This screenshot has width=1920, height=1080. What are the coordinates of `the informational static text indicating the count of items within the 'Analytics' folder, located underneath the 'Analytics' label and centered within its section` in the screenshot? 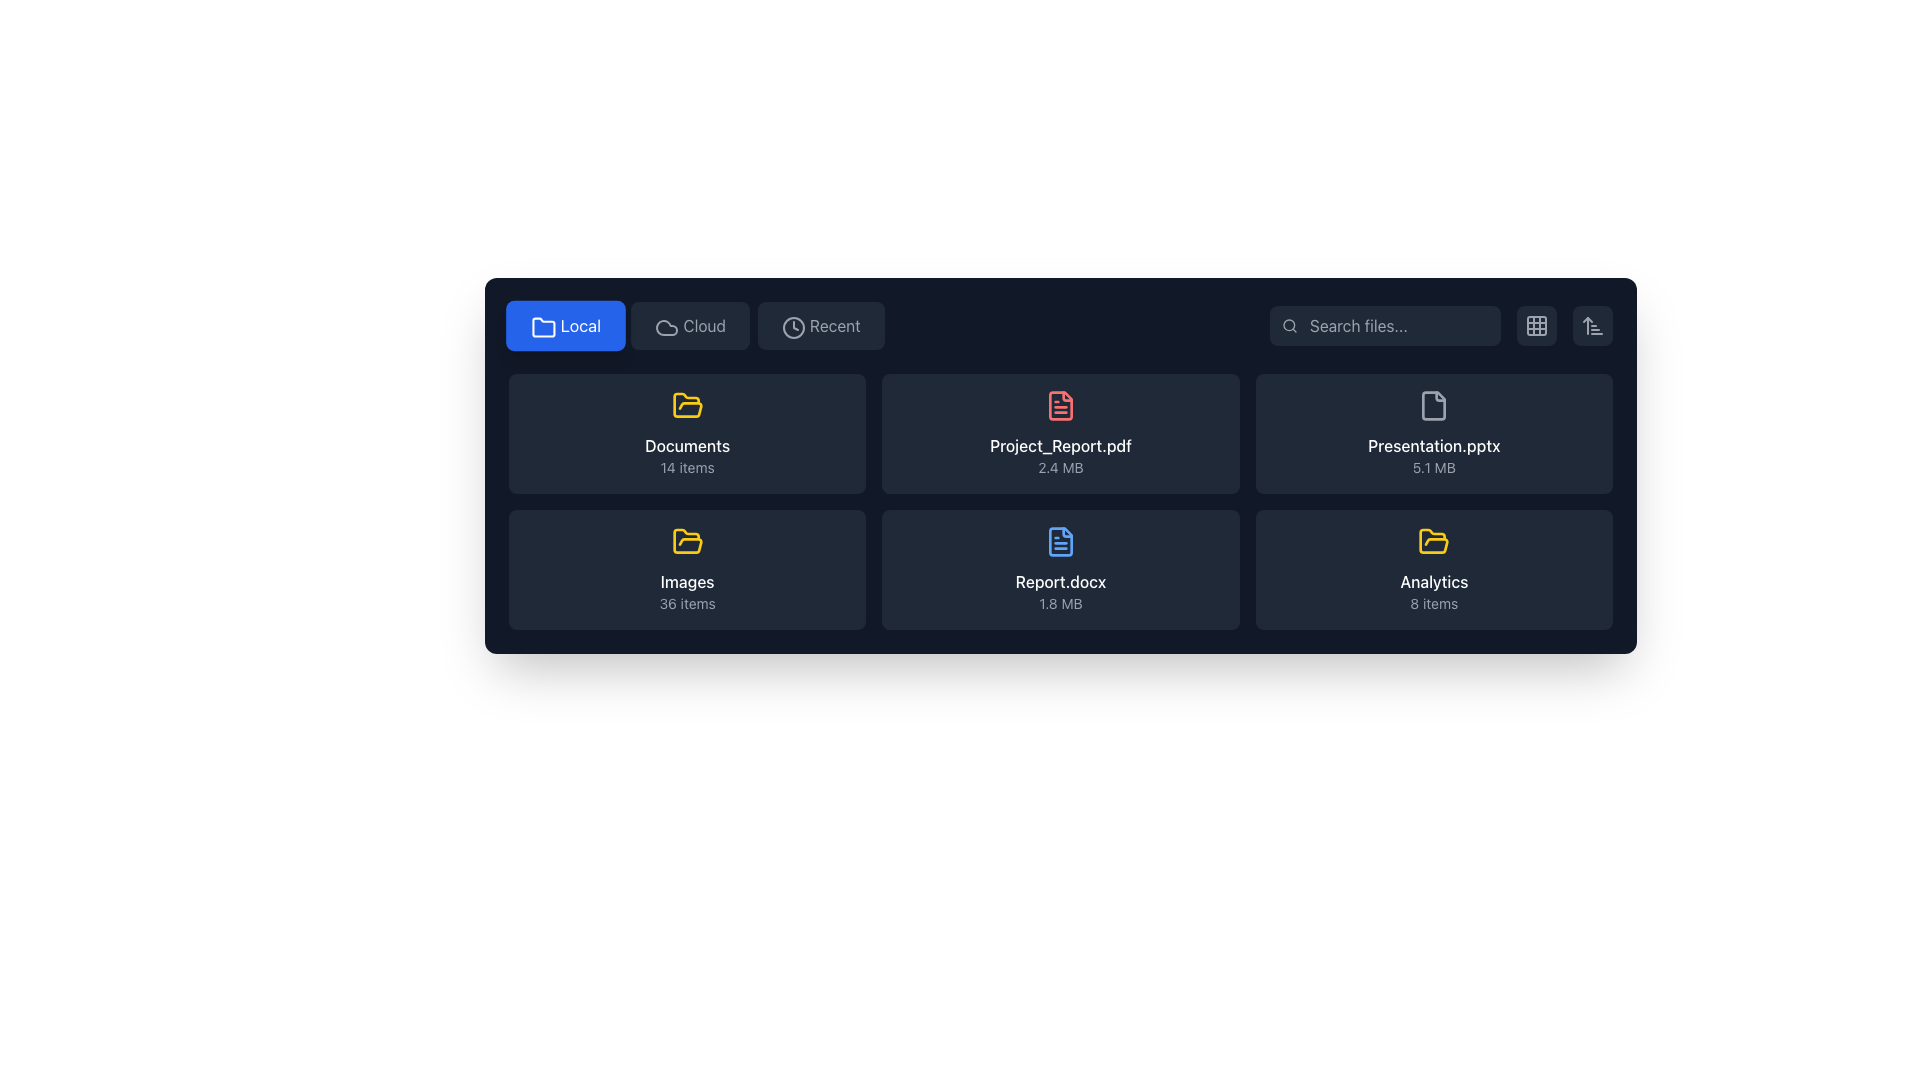 It's located at (1433, 603).